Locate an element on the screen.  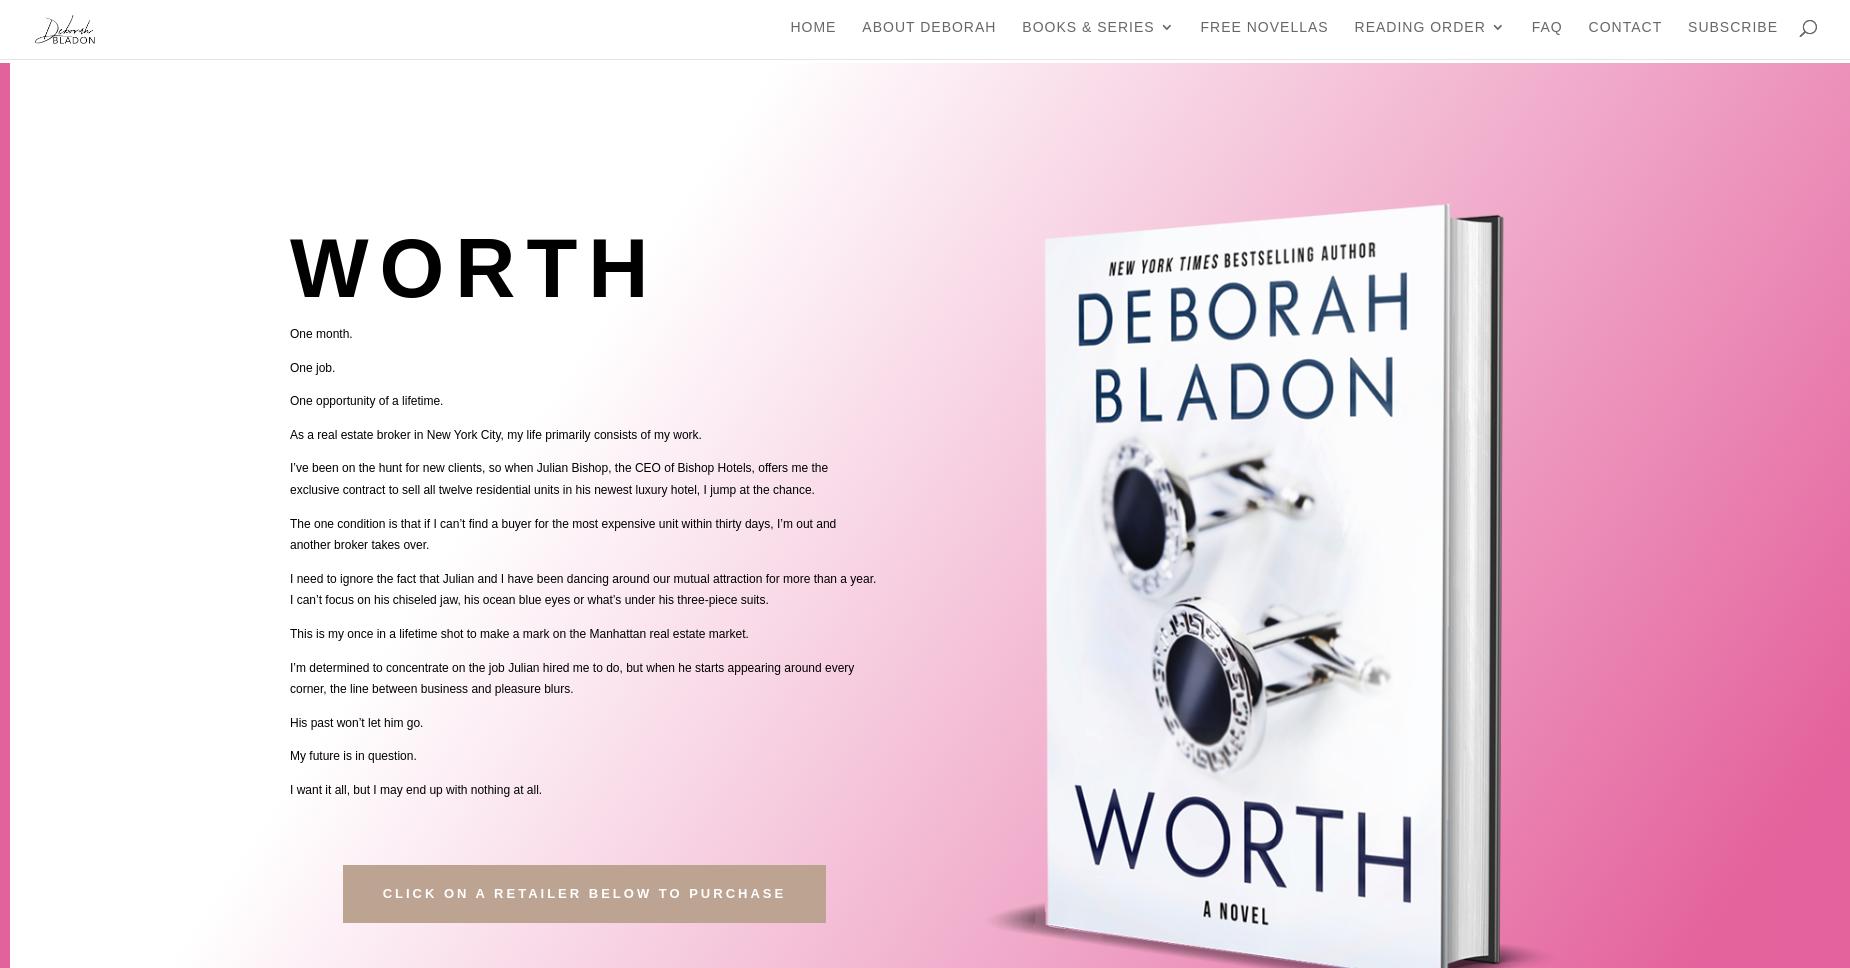
'One opportunity of a lifetime.' is located at coordinates (365, 400).